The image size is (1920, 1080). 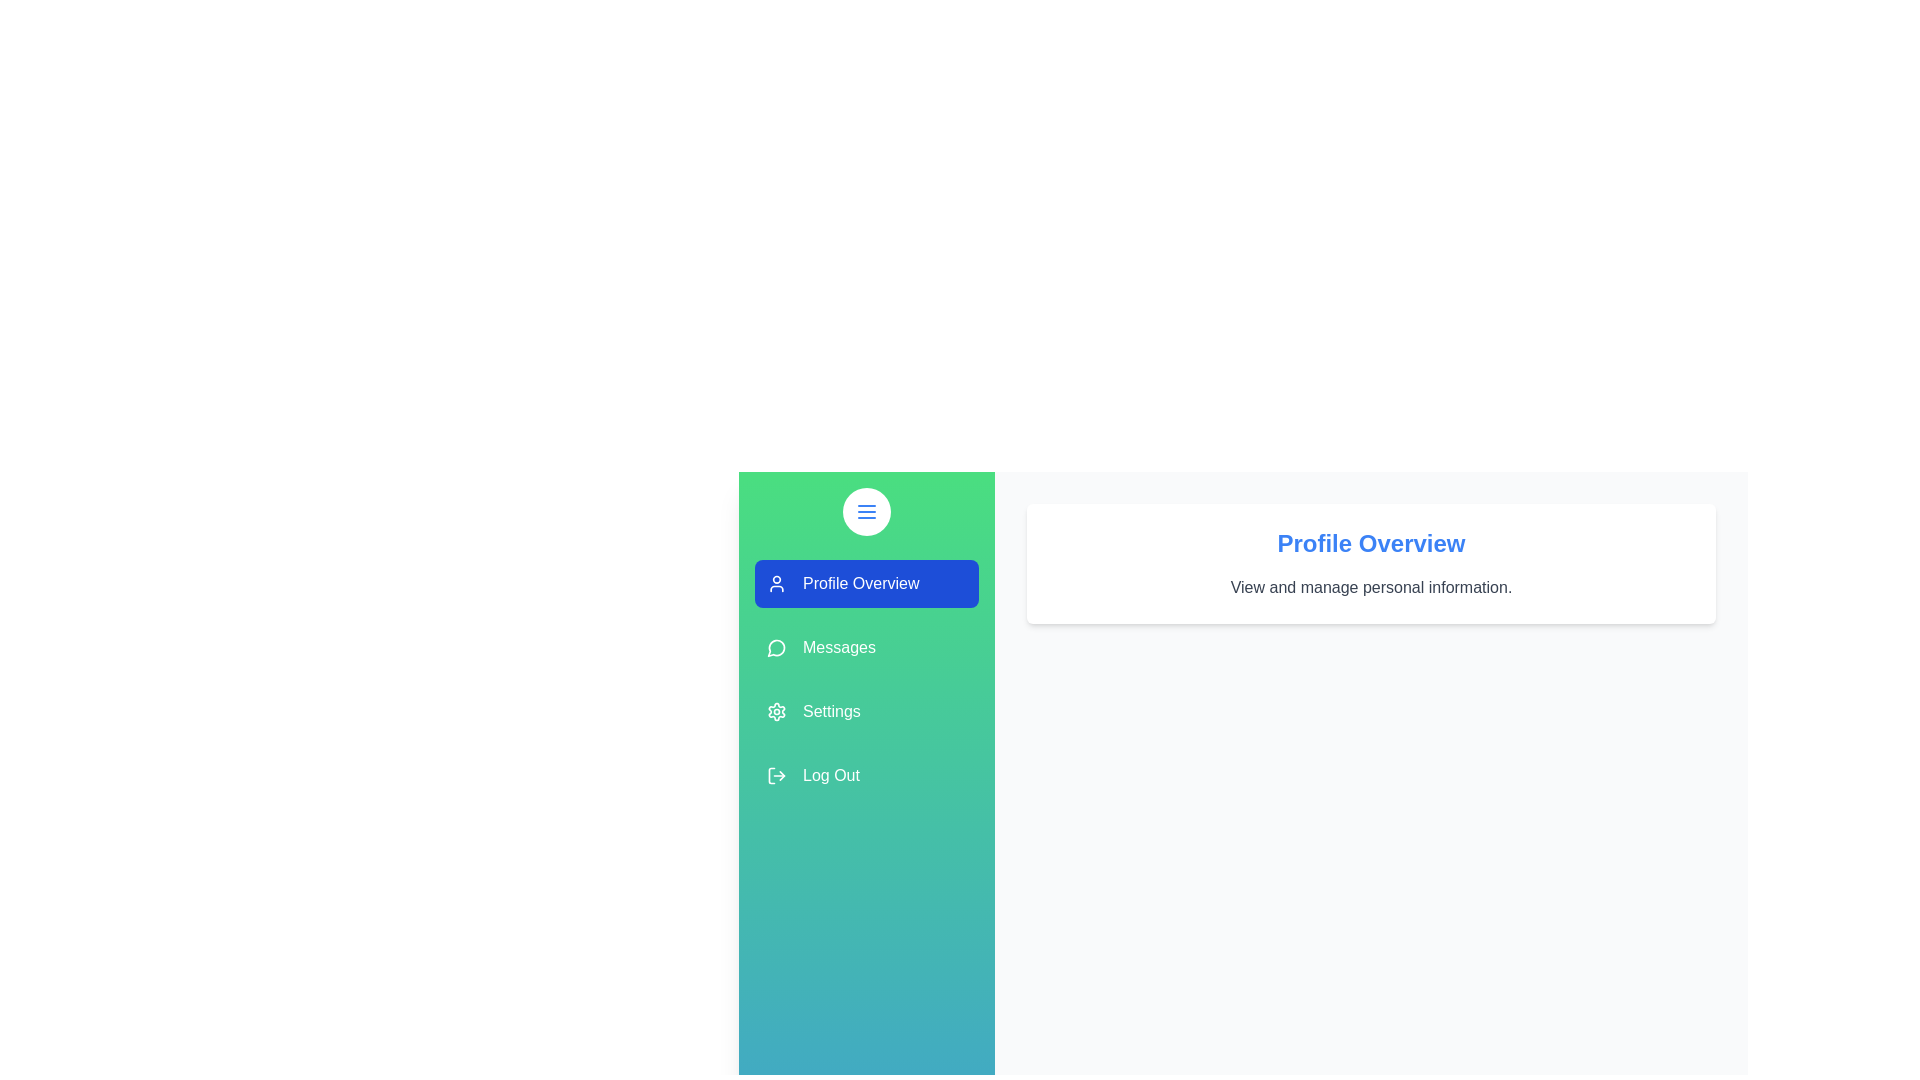 What do you see at coordinates (867, 511) in the screenshot?
I see `the menu button to toggle the drawer` at bounding box center [867, 511].